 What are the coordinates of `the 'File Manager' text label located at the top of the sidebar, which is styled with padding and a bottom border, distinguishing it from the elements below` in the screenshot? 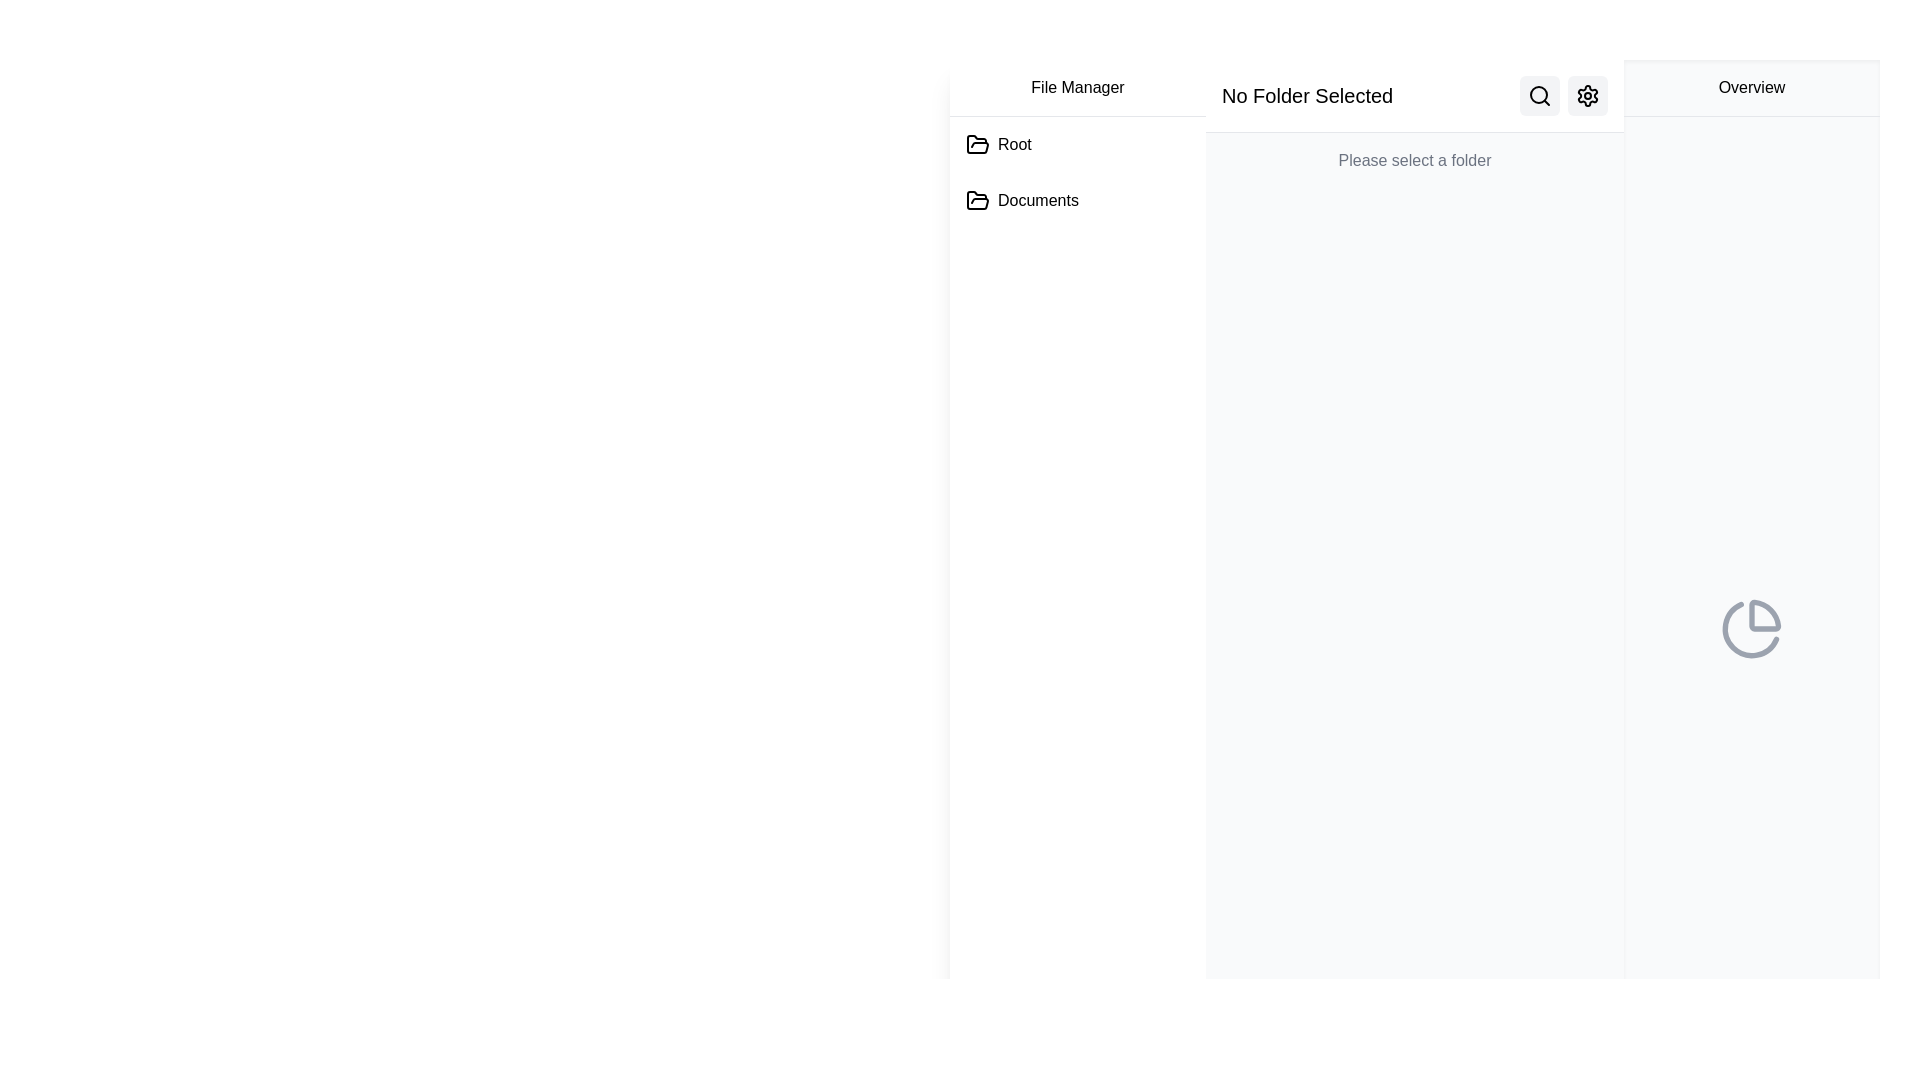 It's located at (1077, 87).